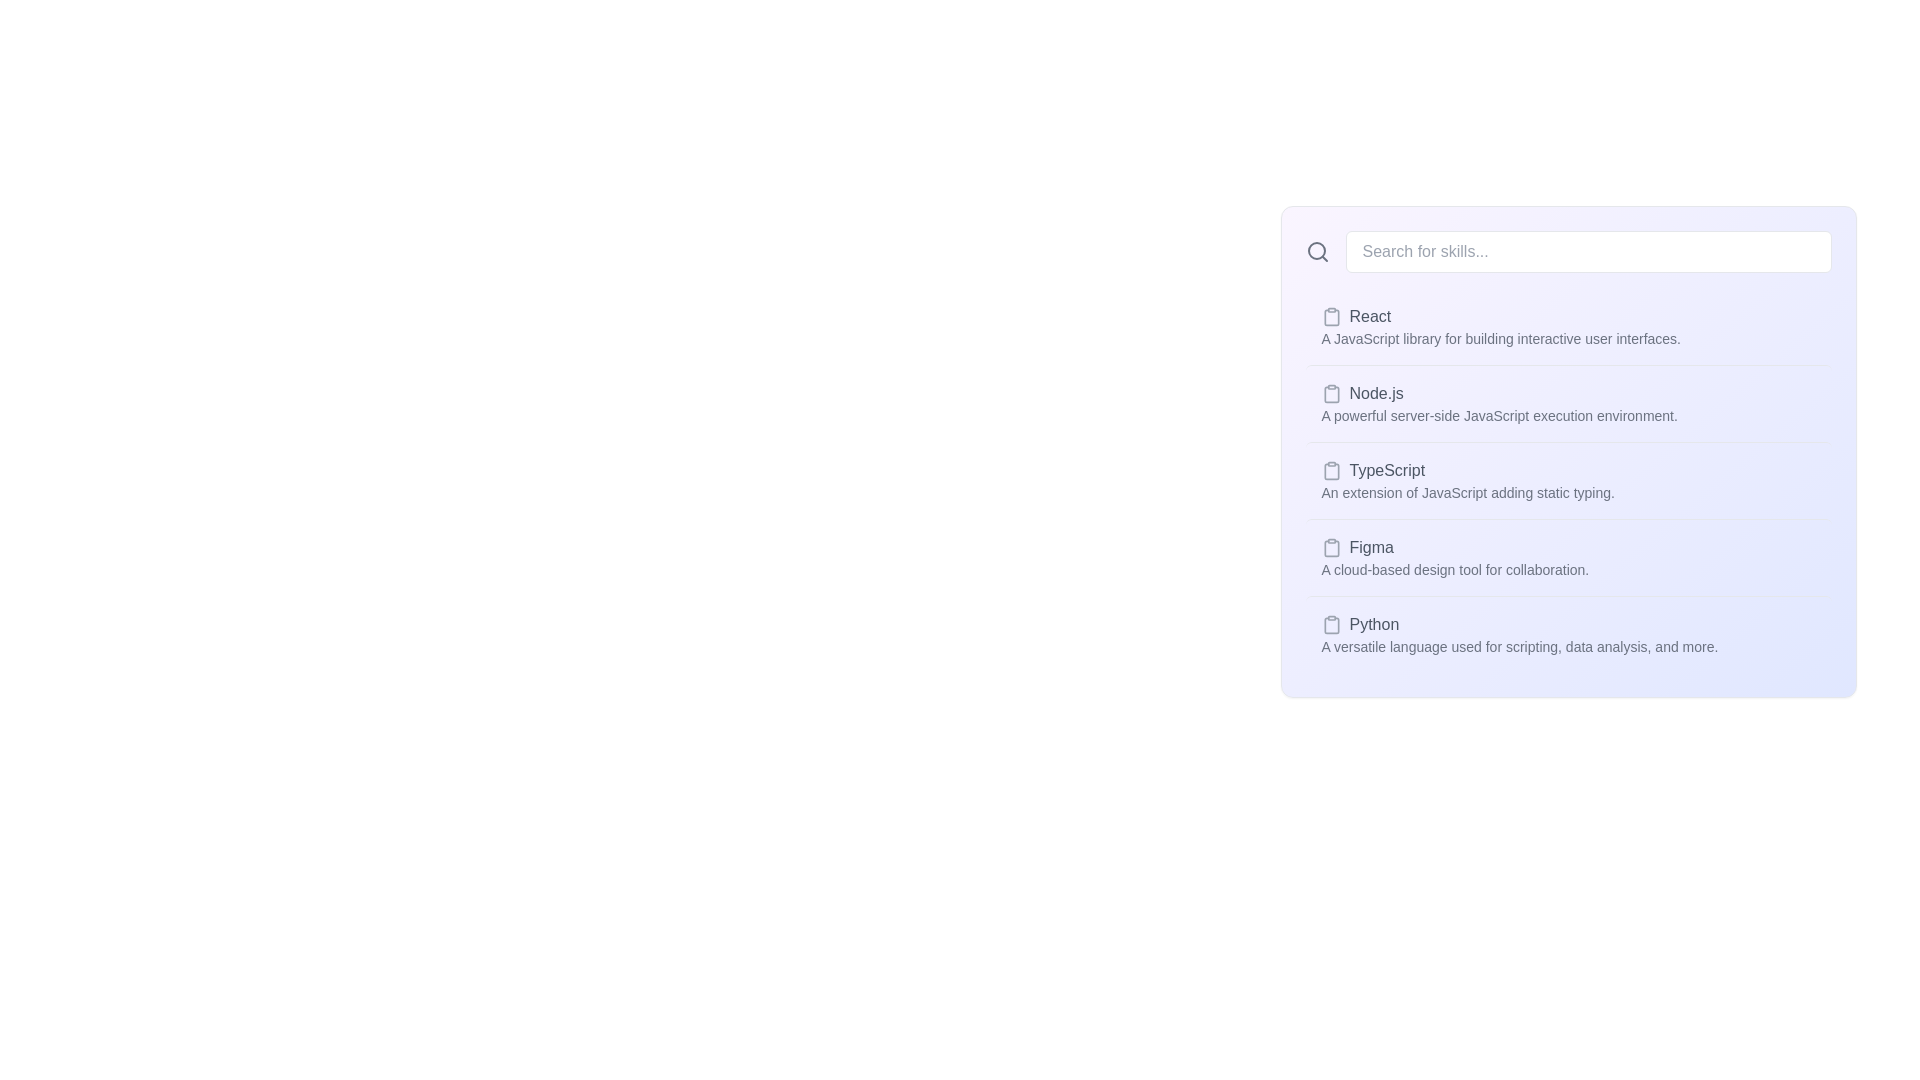 Image resolution: width=1920 pixels, height=1080 pixels. What do you see at coordinates (1501, 315) in the screenshot?
I see `the List item entry for the React framework` at bounding box center [1501, 315].